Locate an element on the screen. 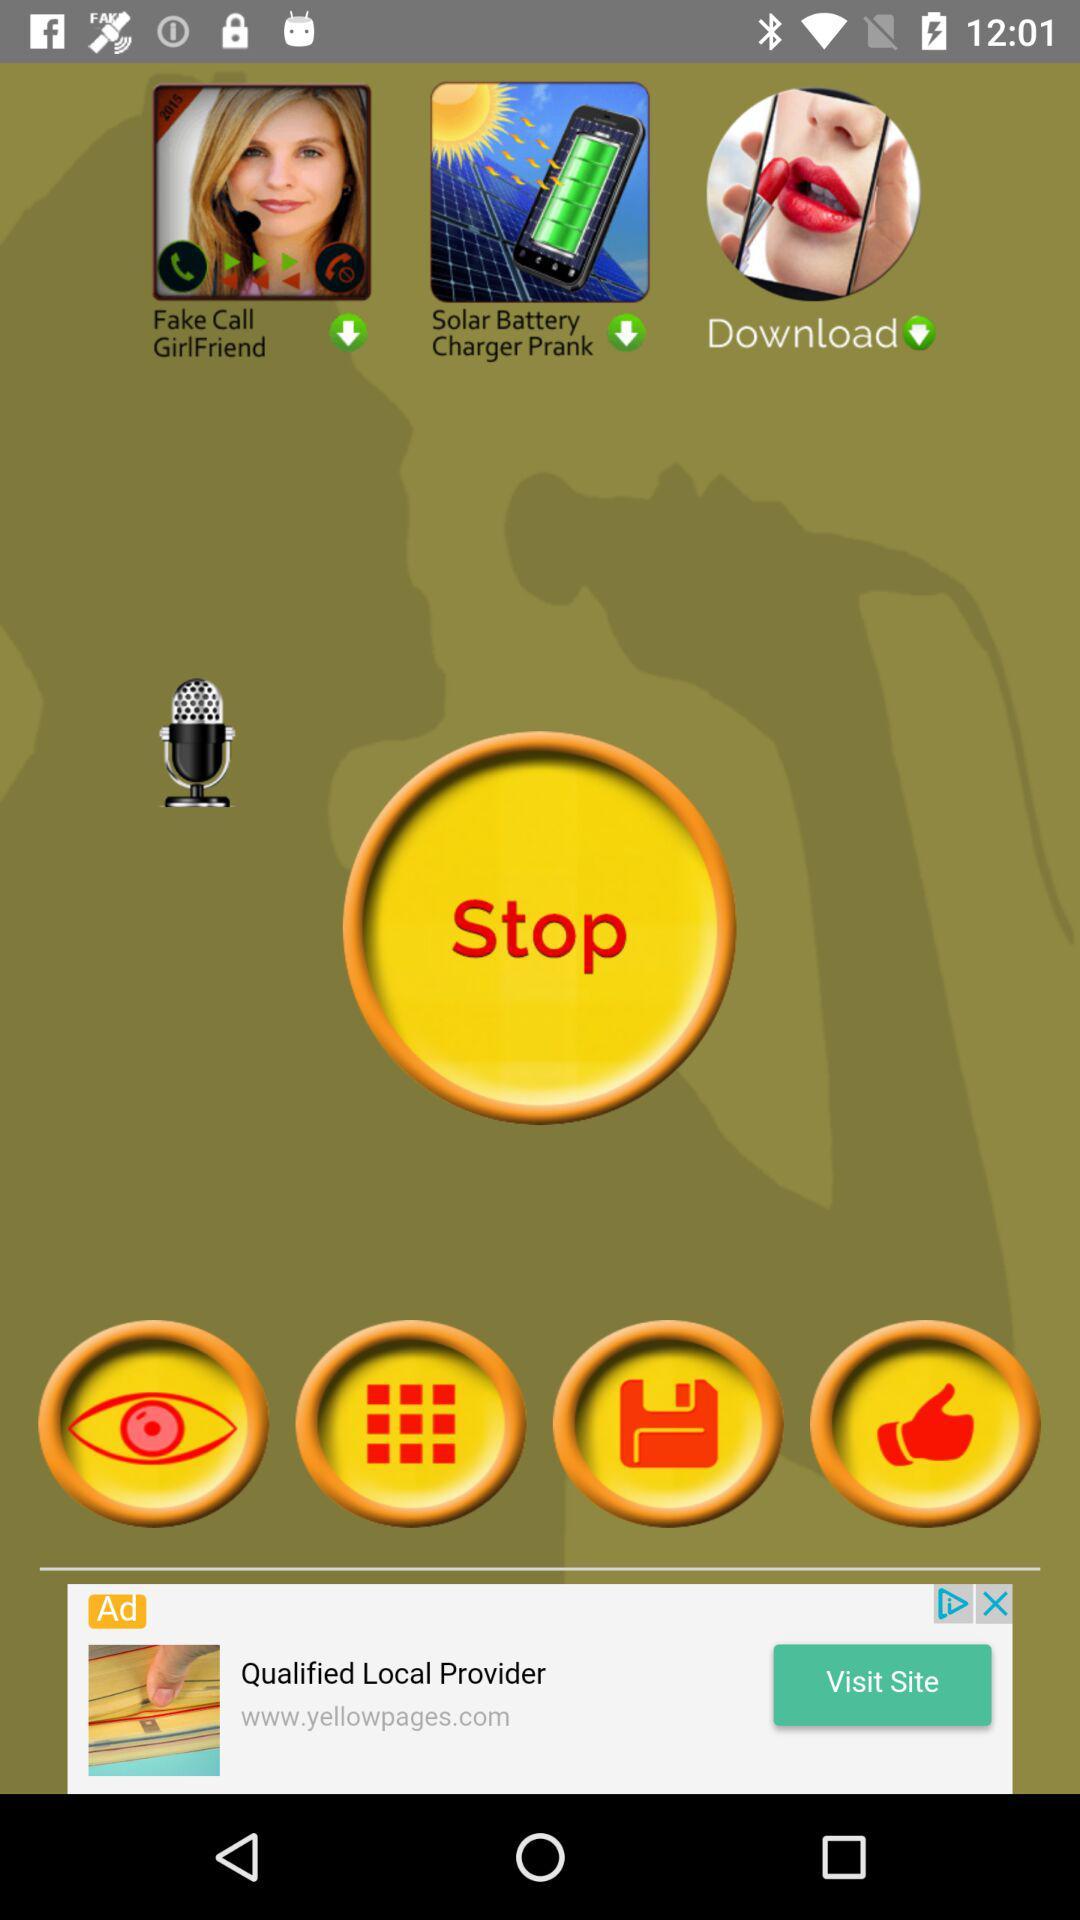 This screenshot has height=1920, width=1080. advertisement site is located at coordinates (540, 1688).